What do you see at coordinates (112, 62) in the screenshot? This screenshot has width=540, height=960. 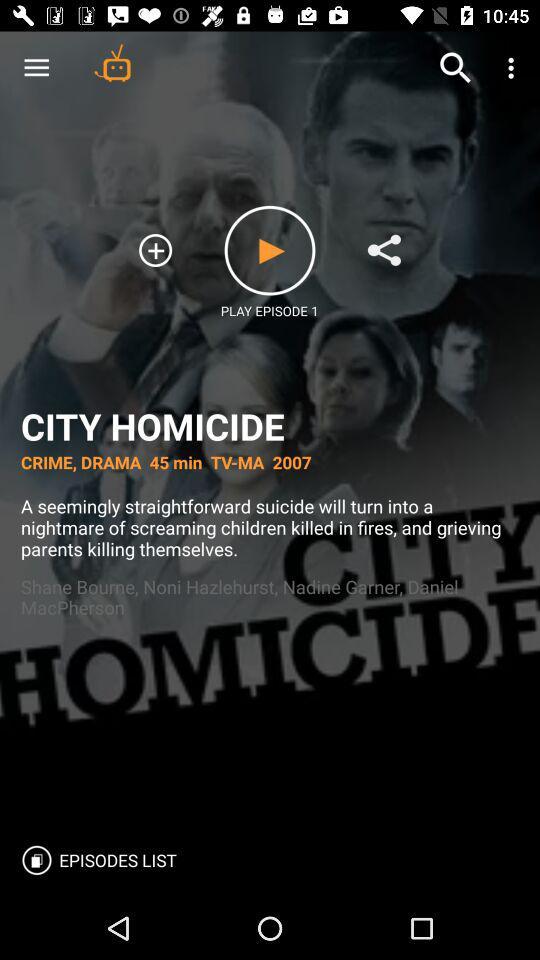 I see `live or tv view` at bounding box center [112, 62].